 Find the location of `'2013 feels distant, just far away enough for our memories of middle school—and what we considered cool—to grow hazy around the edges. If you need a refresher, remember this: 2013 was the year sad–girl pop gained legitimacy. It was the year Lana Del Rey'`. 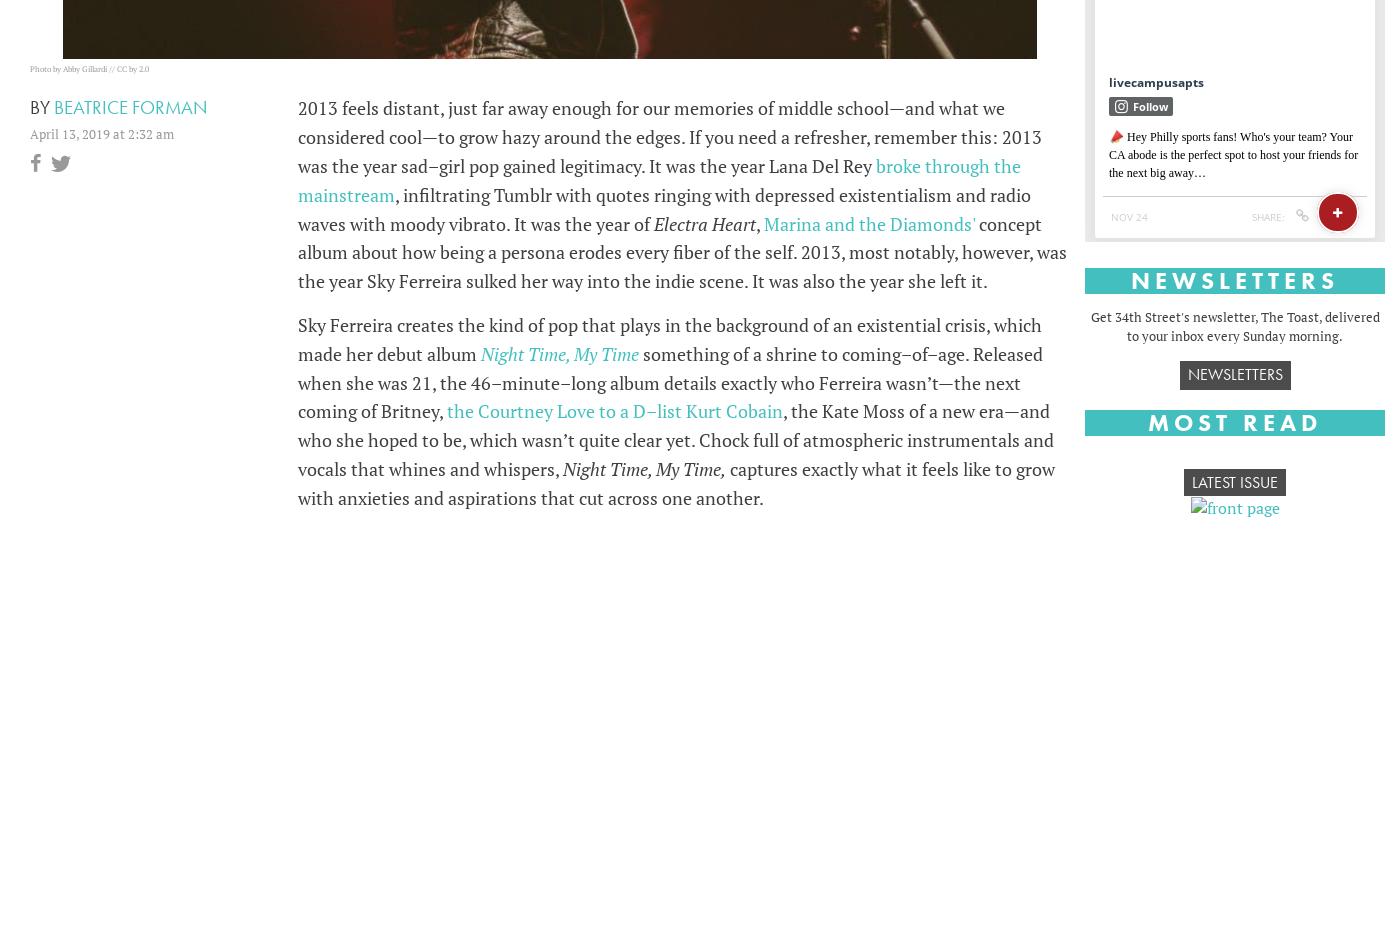

'2013 feels distant, just far away enough for our memories of middle school—and what we considered cool—to grow hazy around the edges. If you need a refresher, remember this: 2013 was the year sad–girl pop gained legitimacy. It was the year Lana Del Rey' is located at coordinates (669, 136).